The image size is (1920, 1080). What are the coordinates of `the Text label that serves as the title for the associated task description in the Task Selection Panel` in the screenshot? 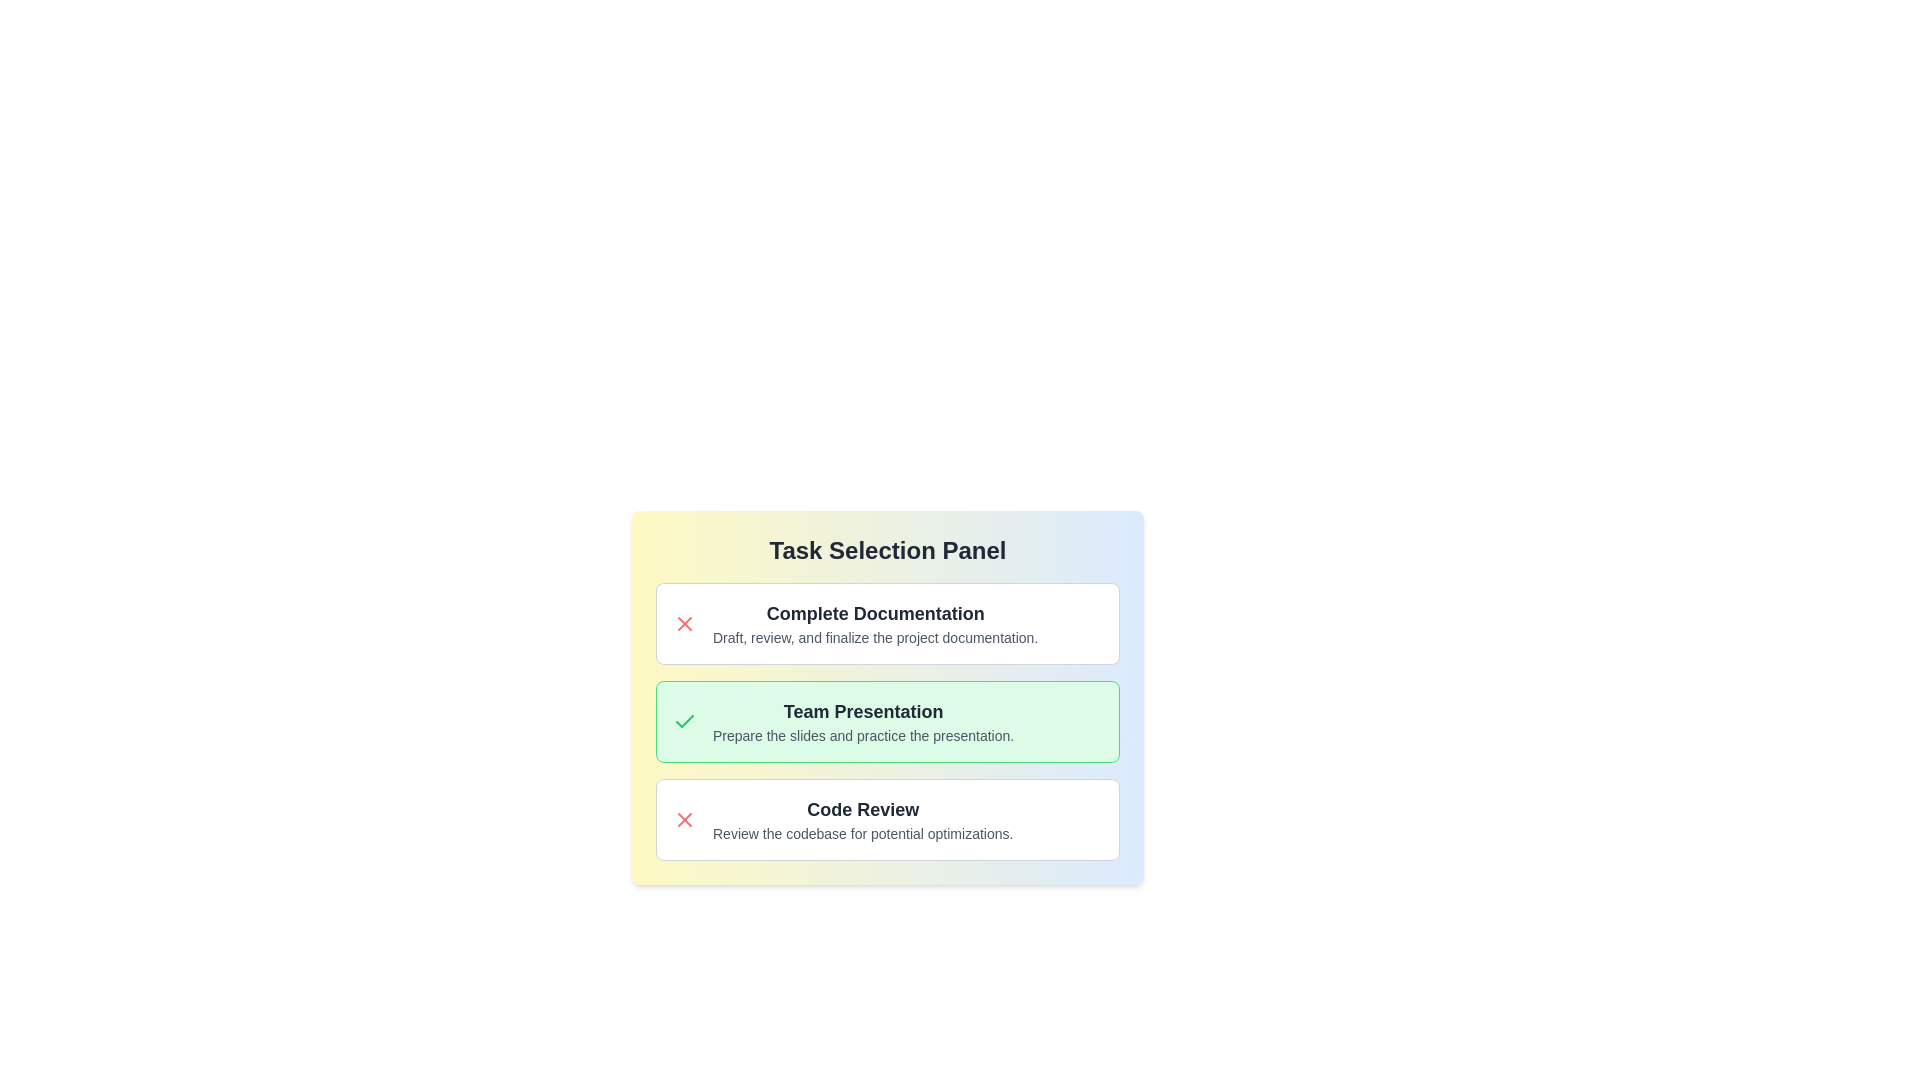 It's located at (863, 810).